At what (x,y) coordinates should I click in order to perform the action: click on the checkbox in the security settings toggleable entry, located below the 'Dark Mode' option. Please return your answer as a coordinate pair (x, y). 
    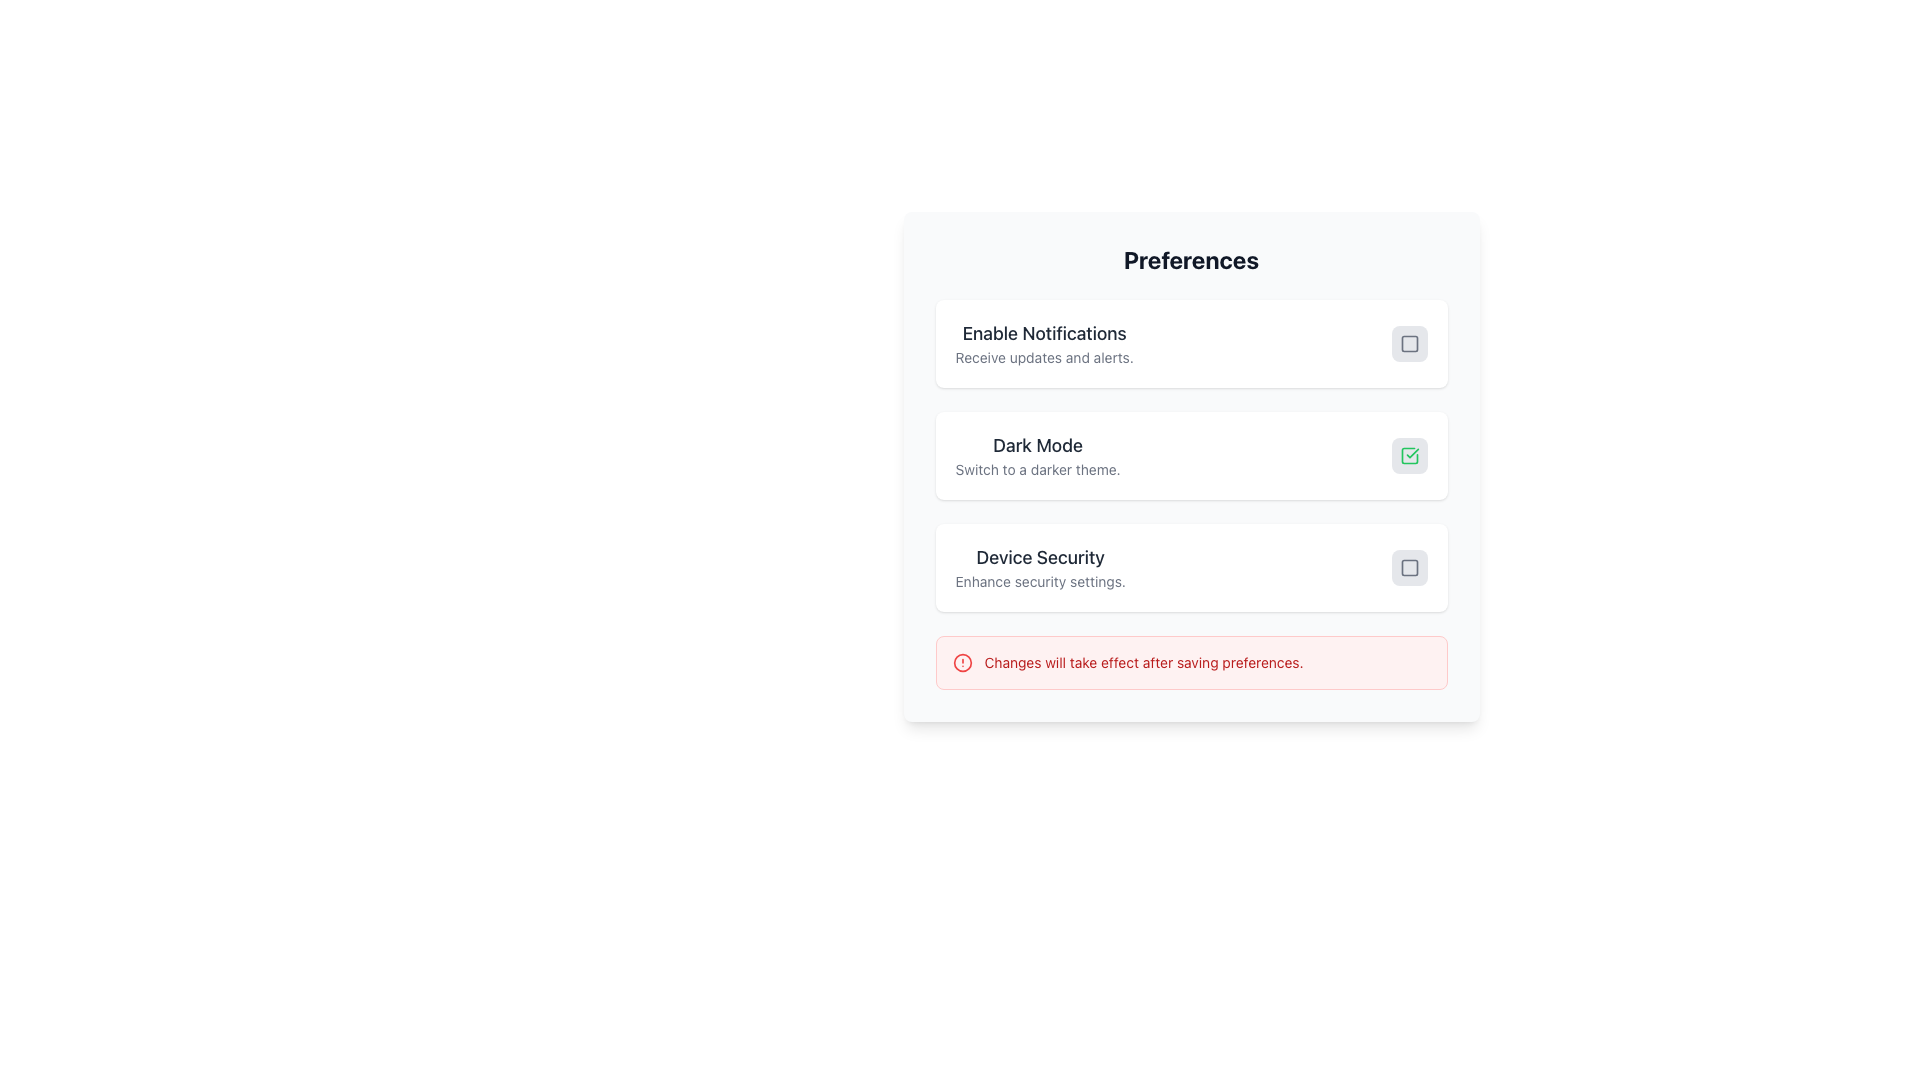
    Looking at the image, I should click on (1191, 567).